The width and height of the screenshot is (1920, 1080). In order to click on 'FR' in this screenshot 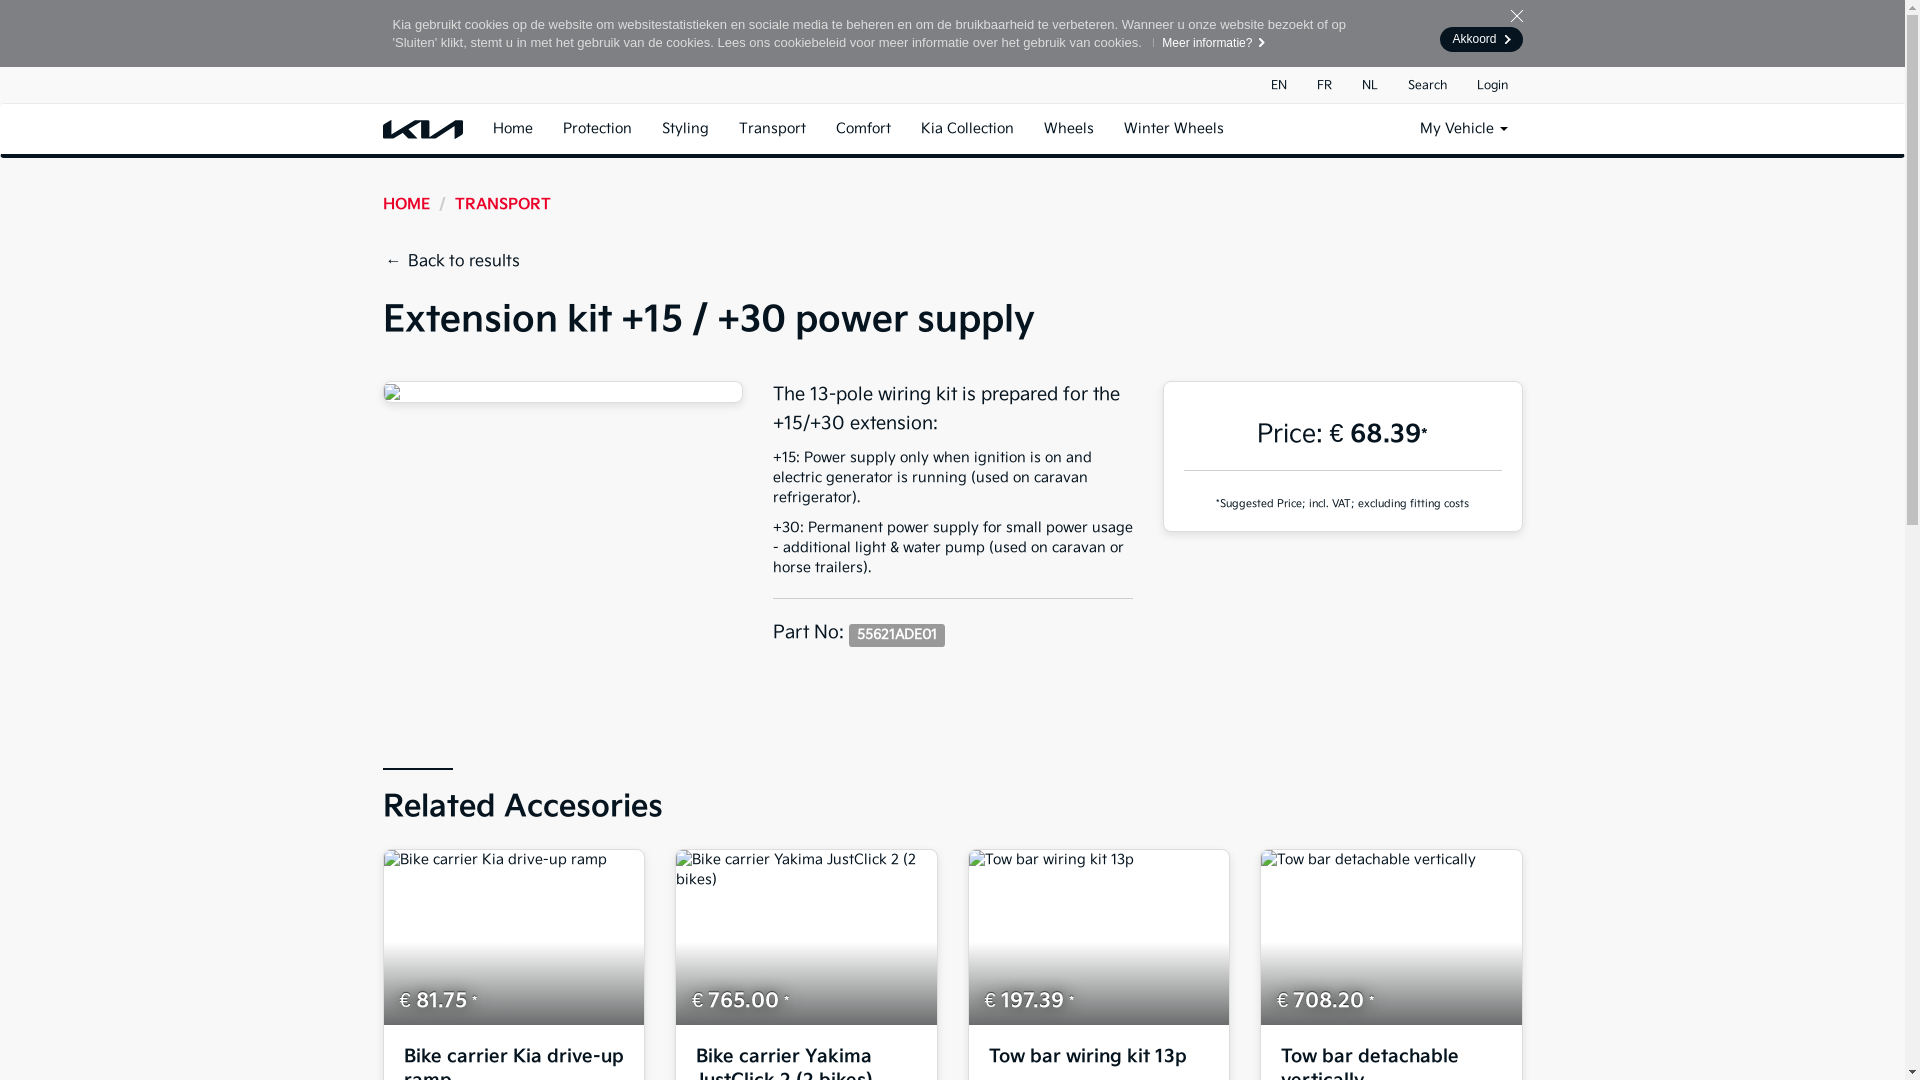, I will do `click(1324, 84)`.